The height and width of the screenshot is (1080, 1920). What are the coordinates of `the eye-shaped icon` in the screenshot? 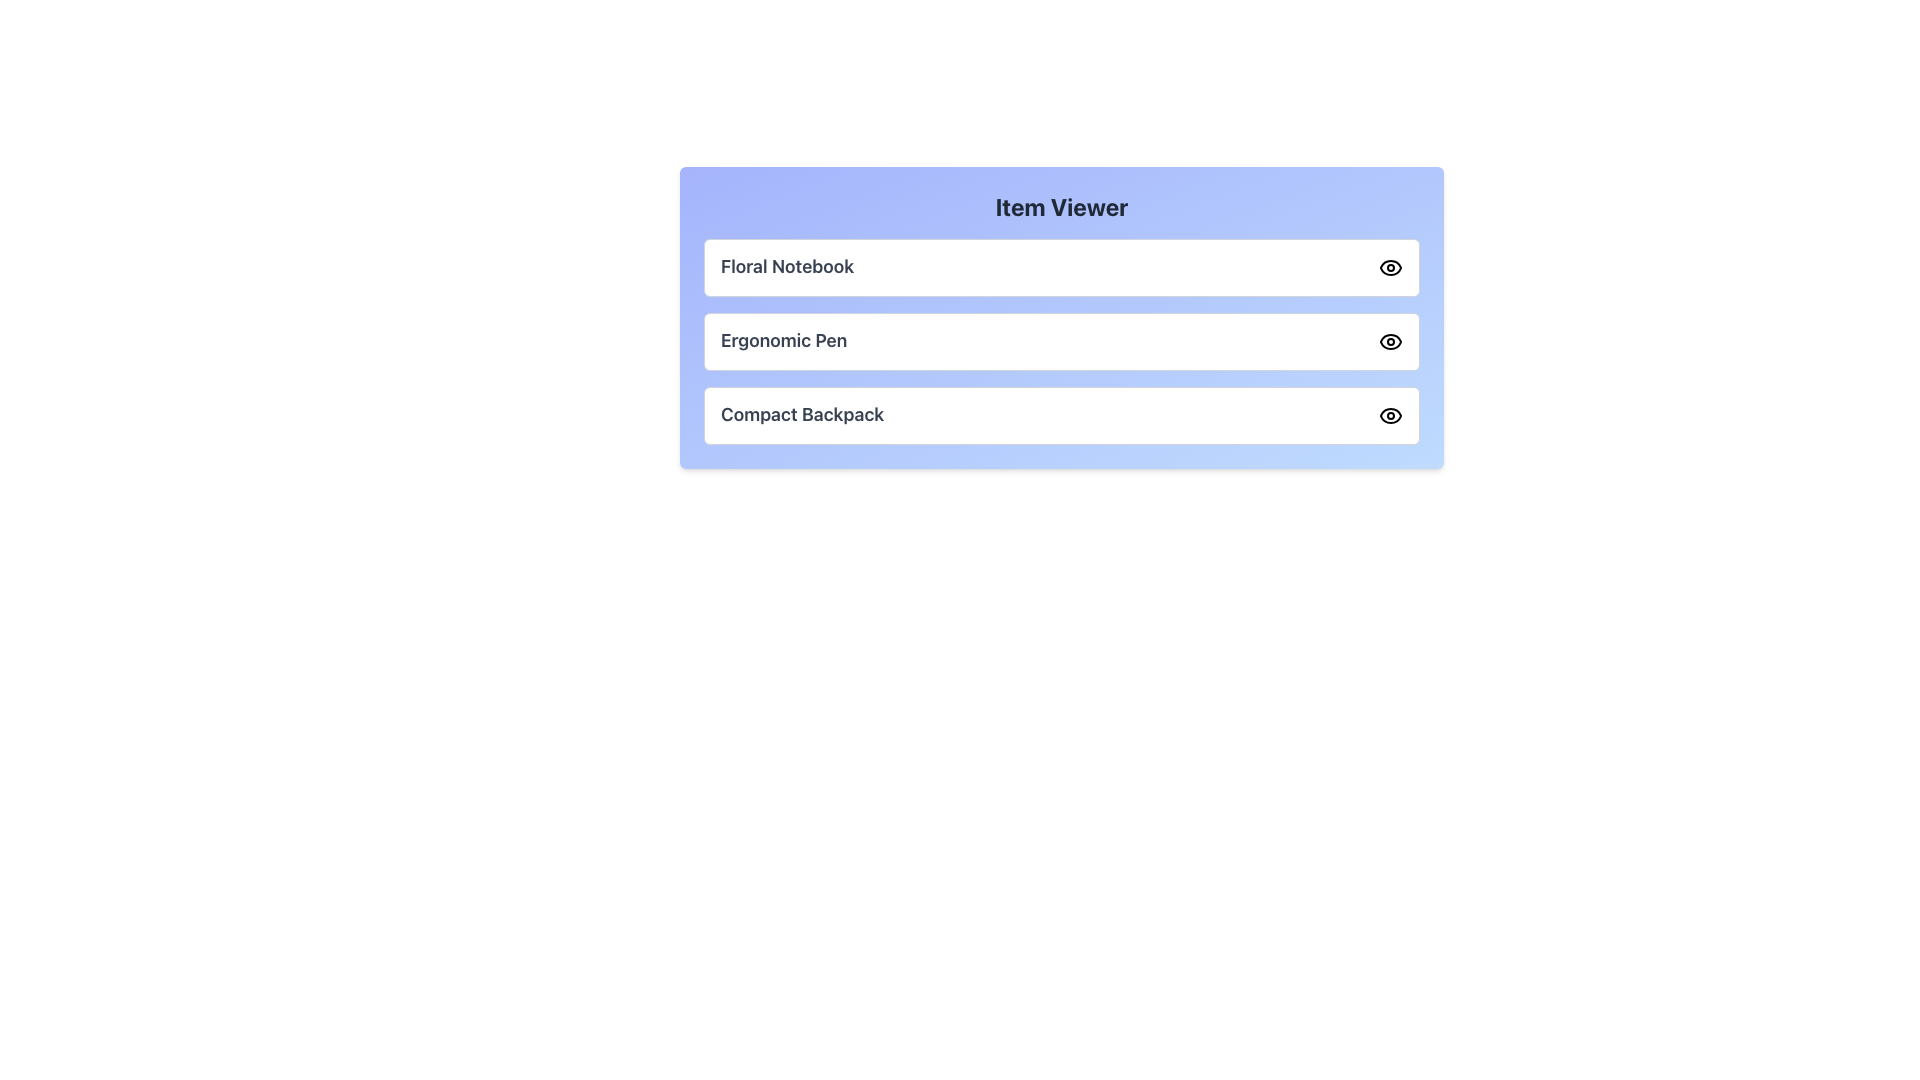 It's located at (1390, 266).